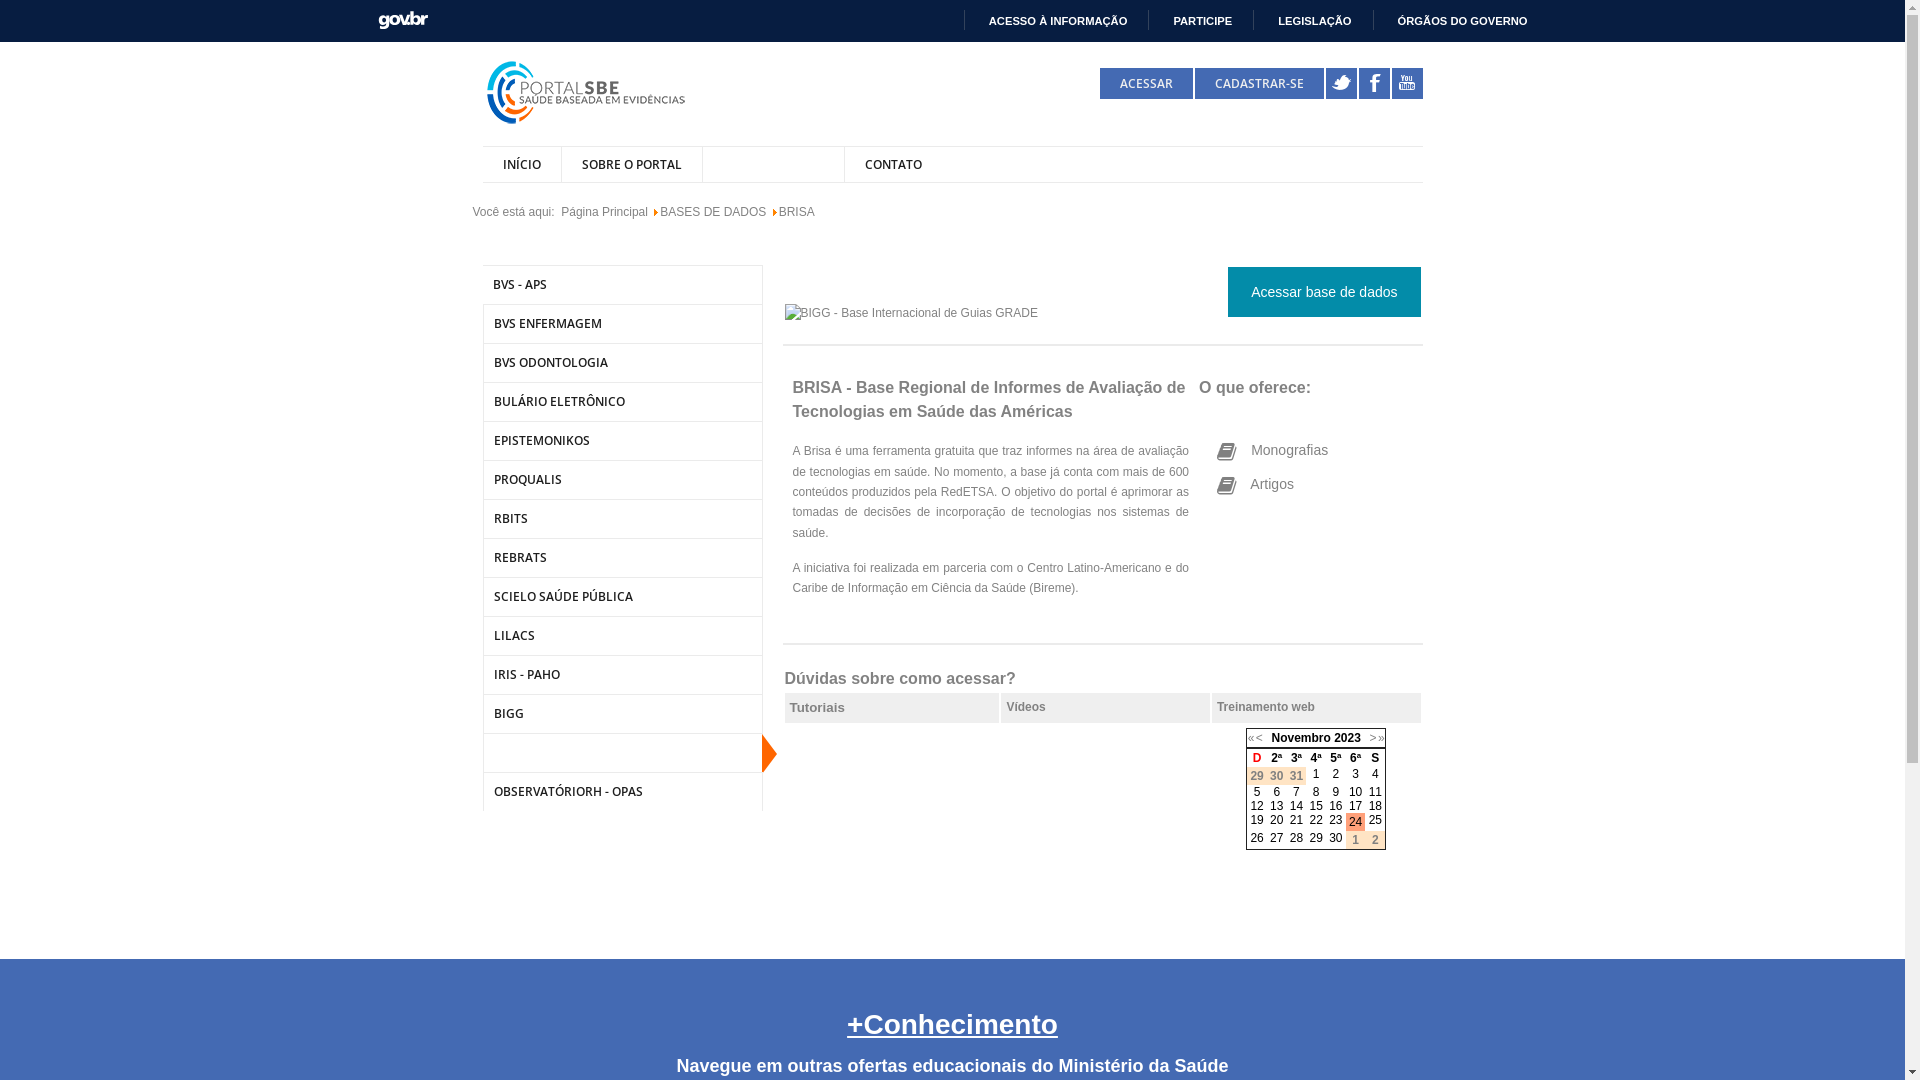  What do you see at coordinates (1336, 790) in the screenshot?
I see `'9'` at bounding box center [1336, 790].